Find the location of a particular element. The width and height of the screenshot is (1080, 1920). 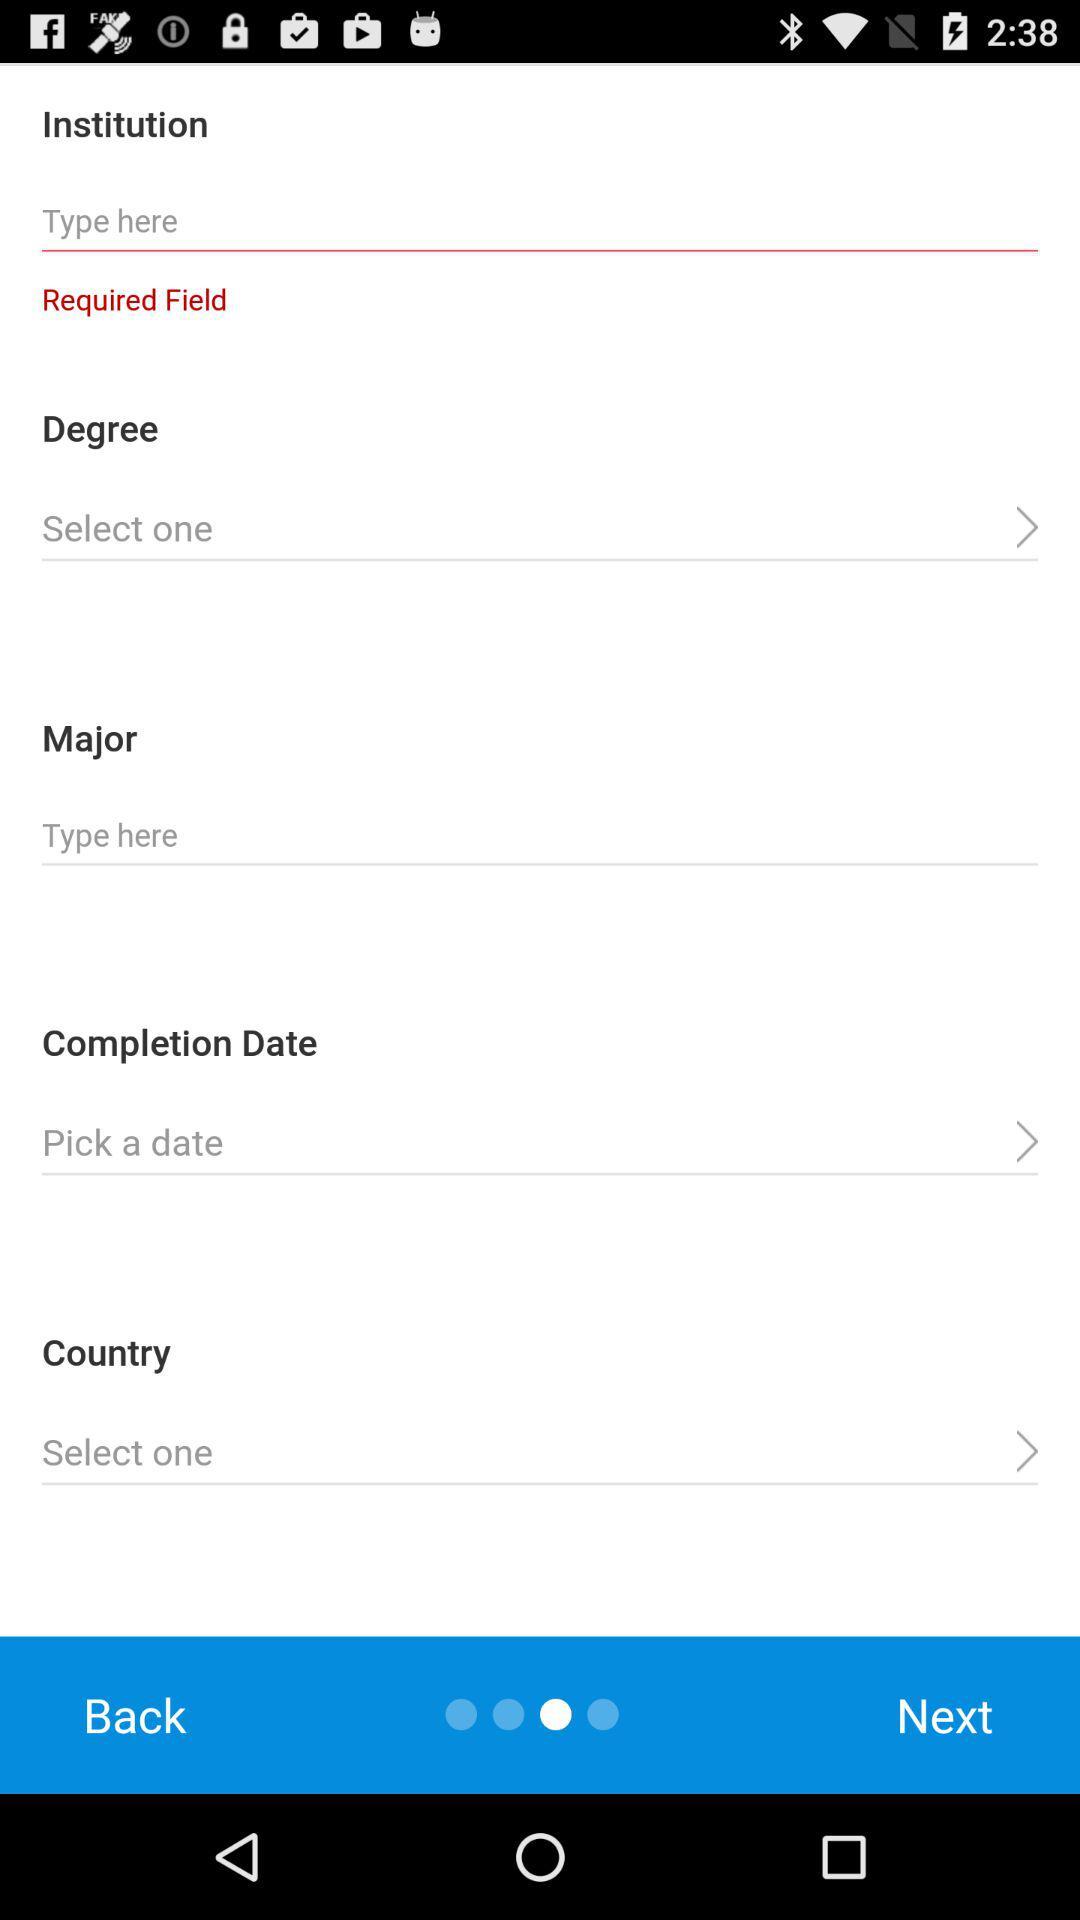

country is located at coordinates (540, 1452).